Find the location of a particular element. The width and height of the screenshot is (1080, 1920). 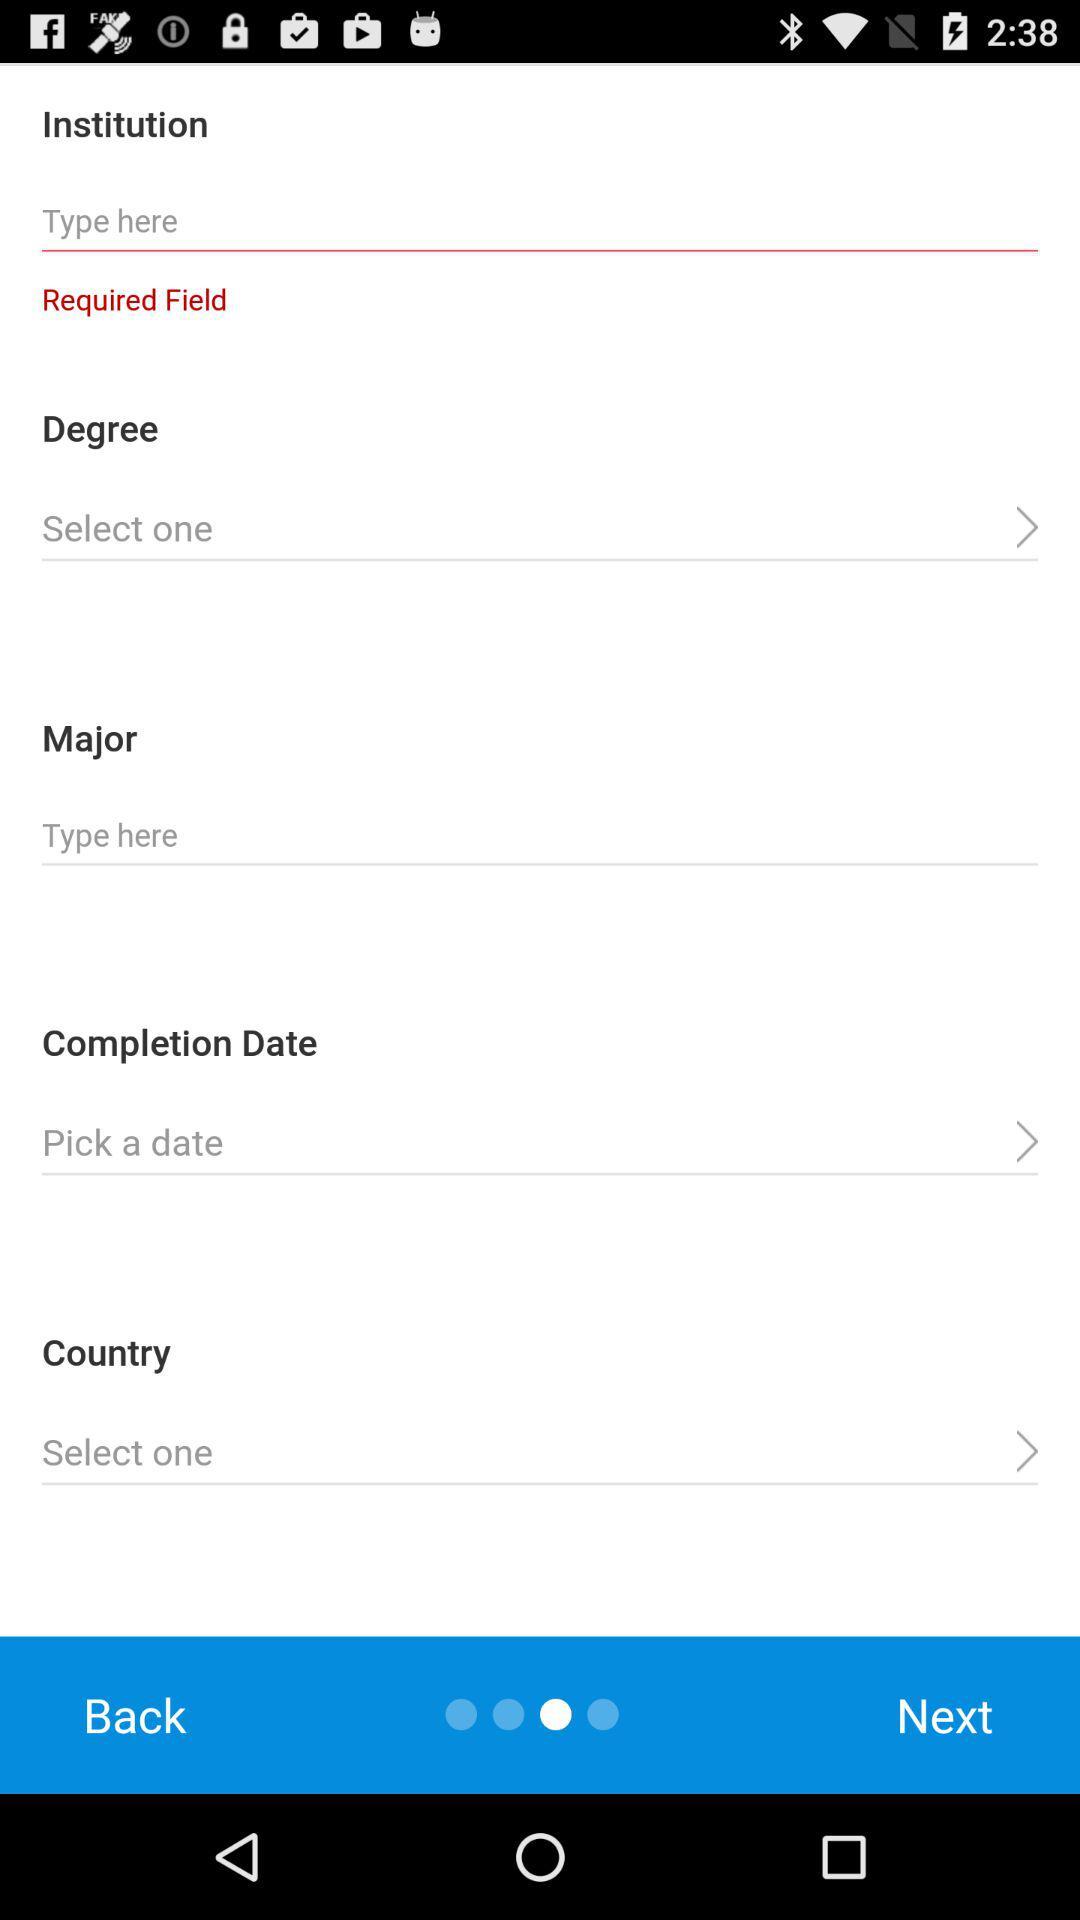

country is located at coordinates (540, 1452).